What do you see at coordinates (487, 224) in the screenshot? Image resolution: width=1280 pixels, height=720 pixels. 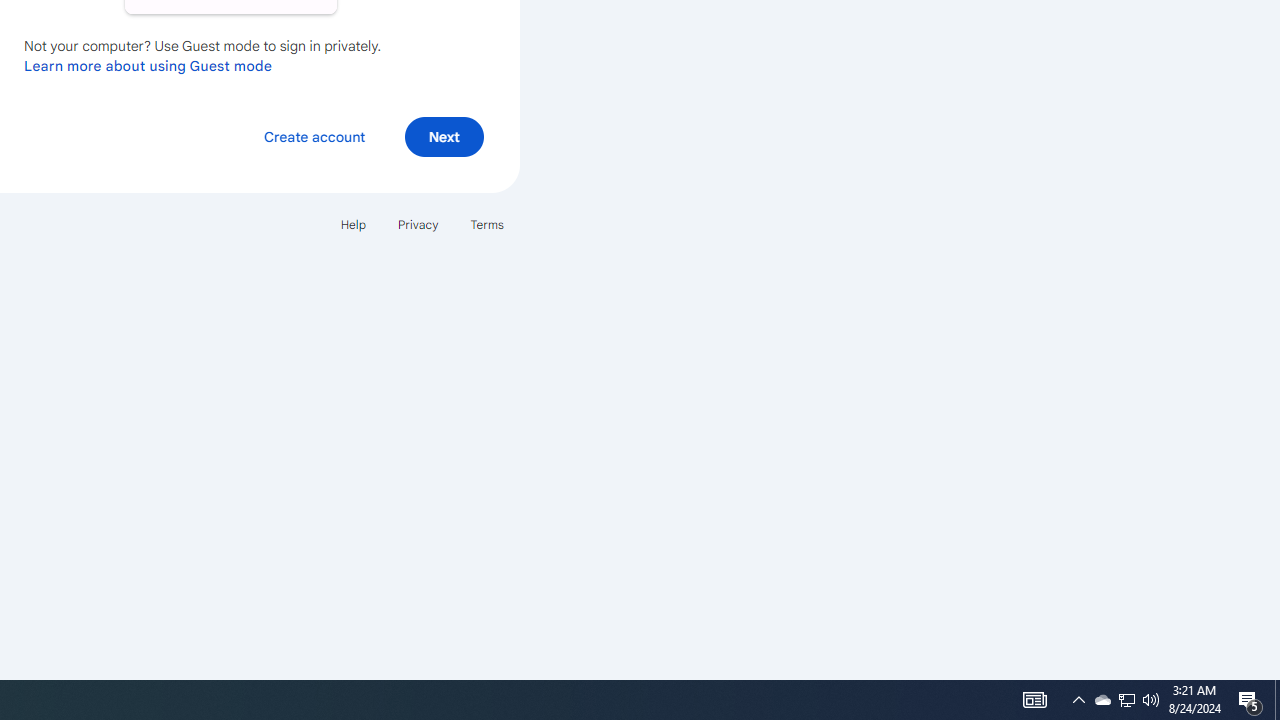 I see `'Terms'` at bounding box center [487, 224].